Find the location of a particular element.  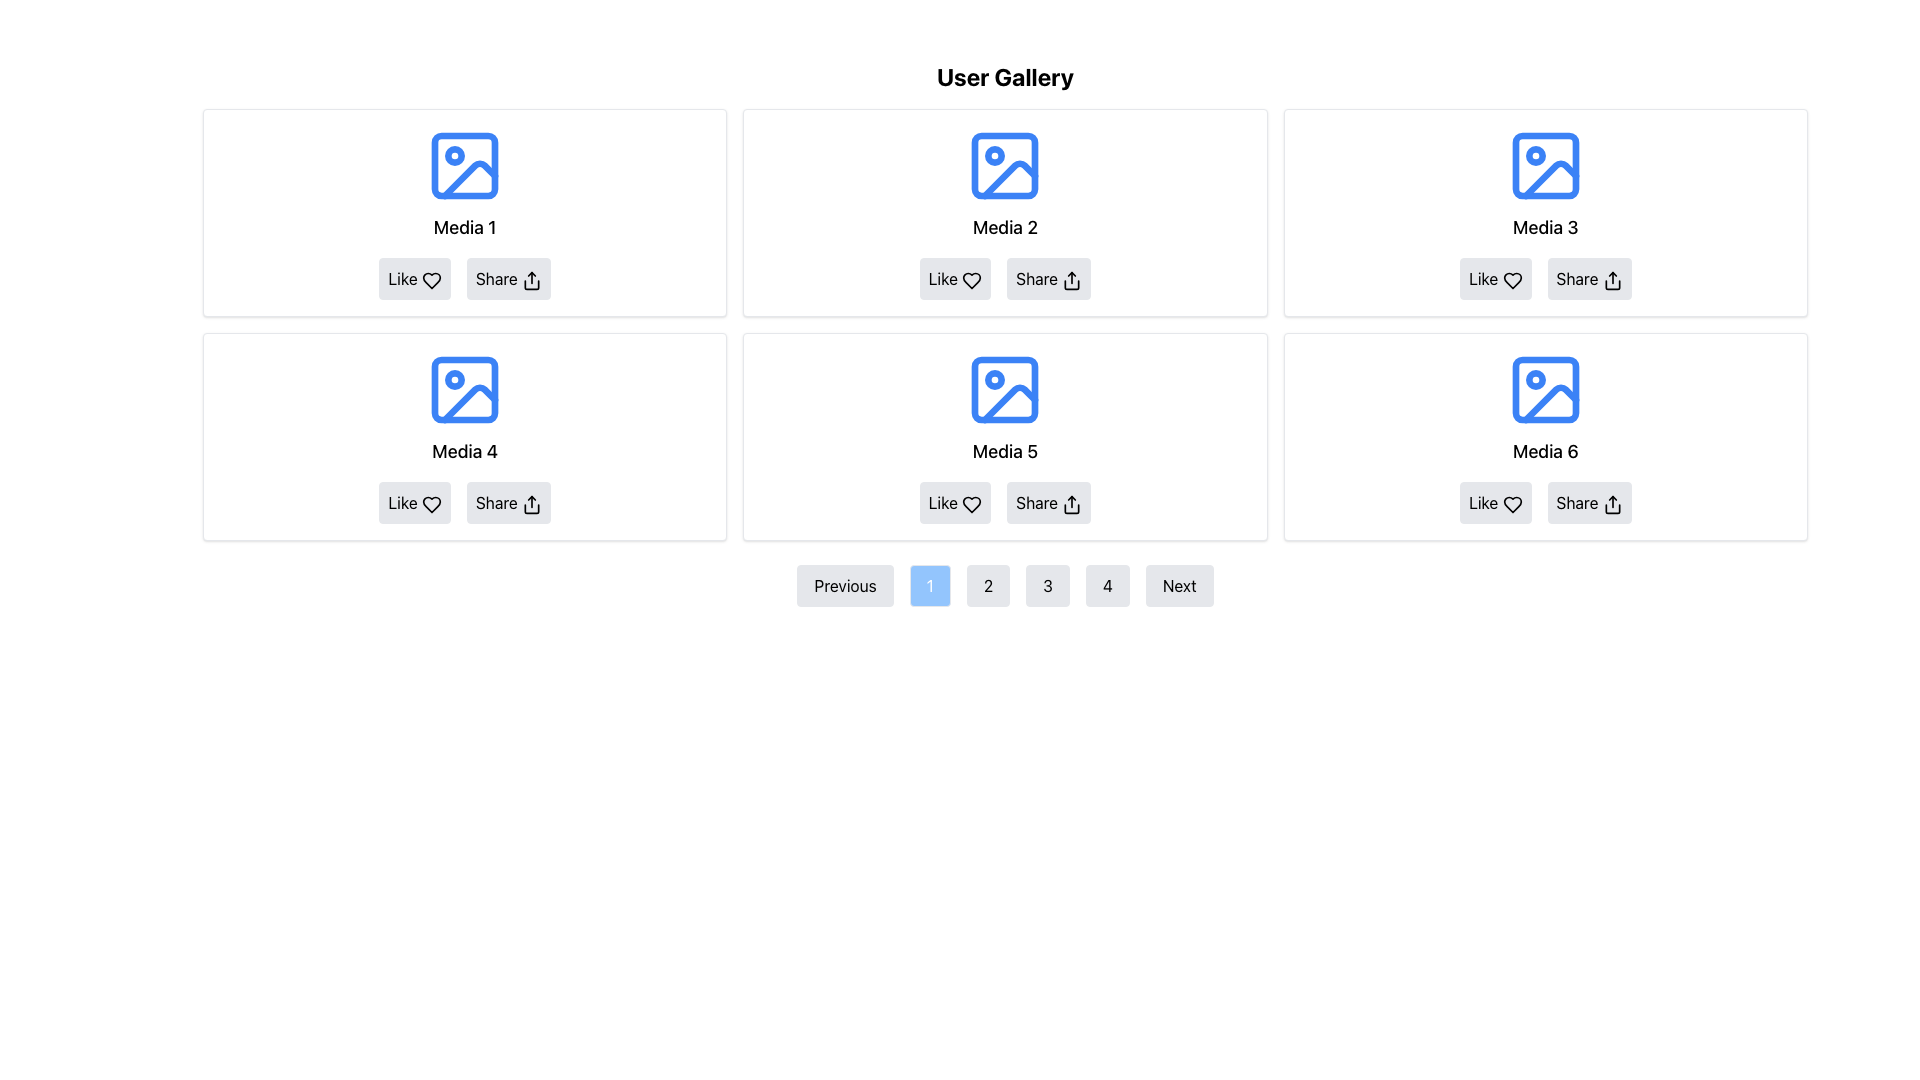

the heart-shaped icon inside the 'Like' button is located at coordinates (430, 280).